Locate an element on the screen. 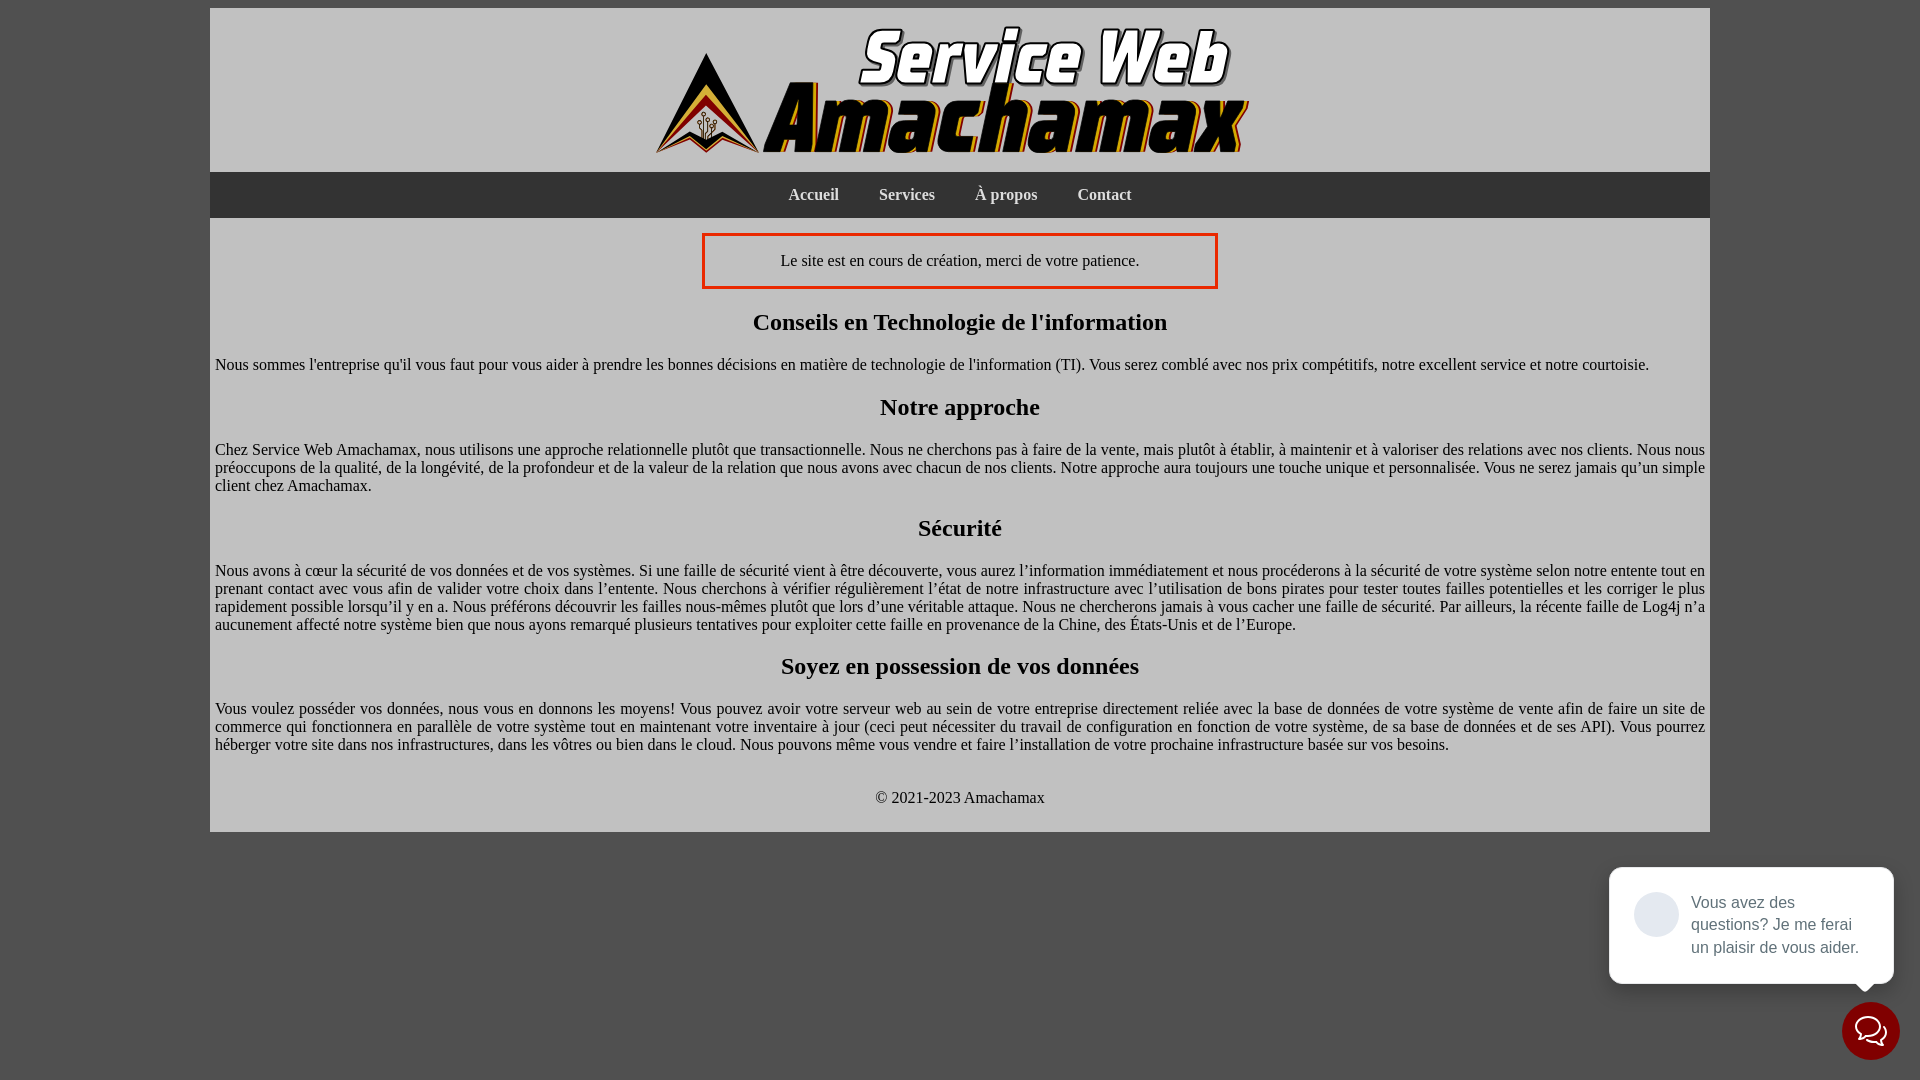  'Accueil' is located at coordinates (813, 195).